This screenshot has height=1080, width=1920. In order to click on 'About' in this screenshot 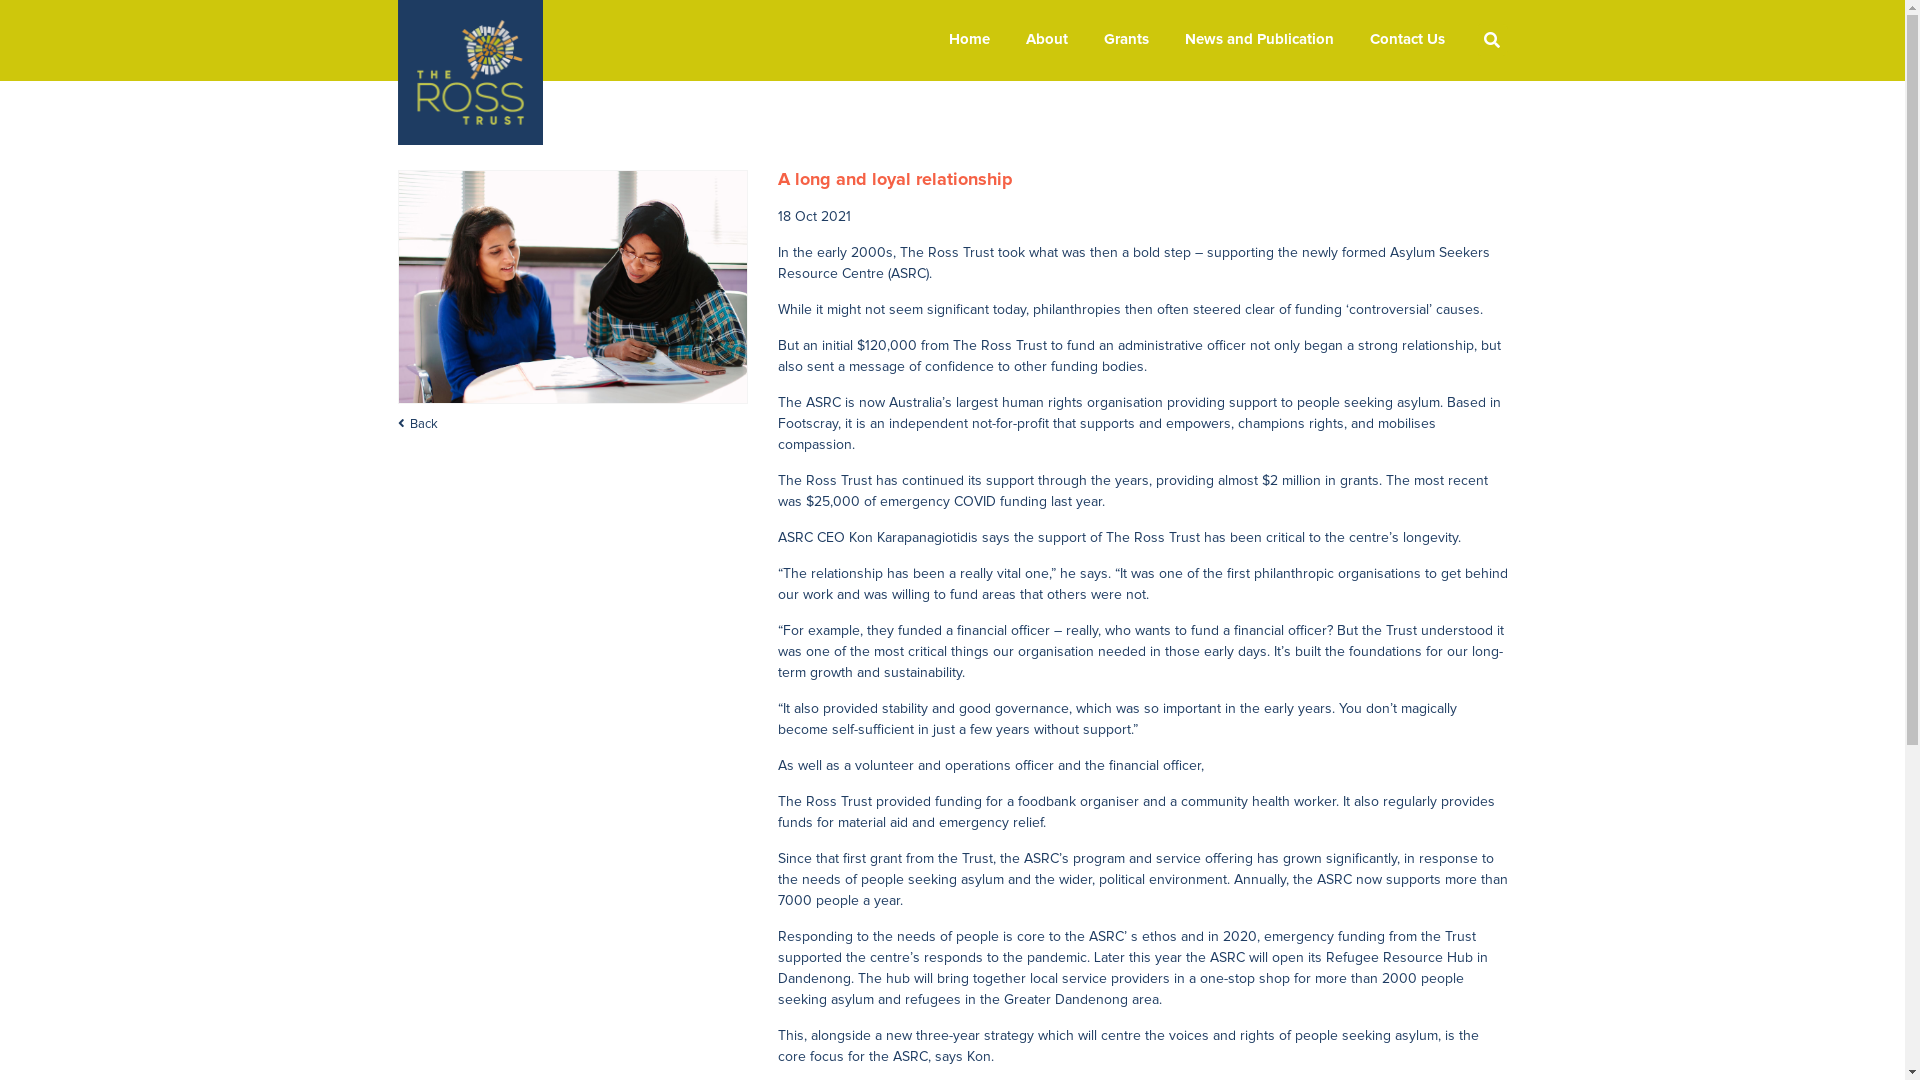, I will do `click(1008, 40)`.